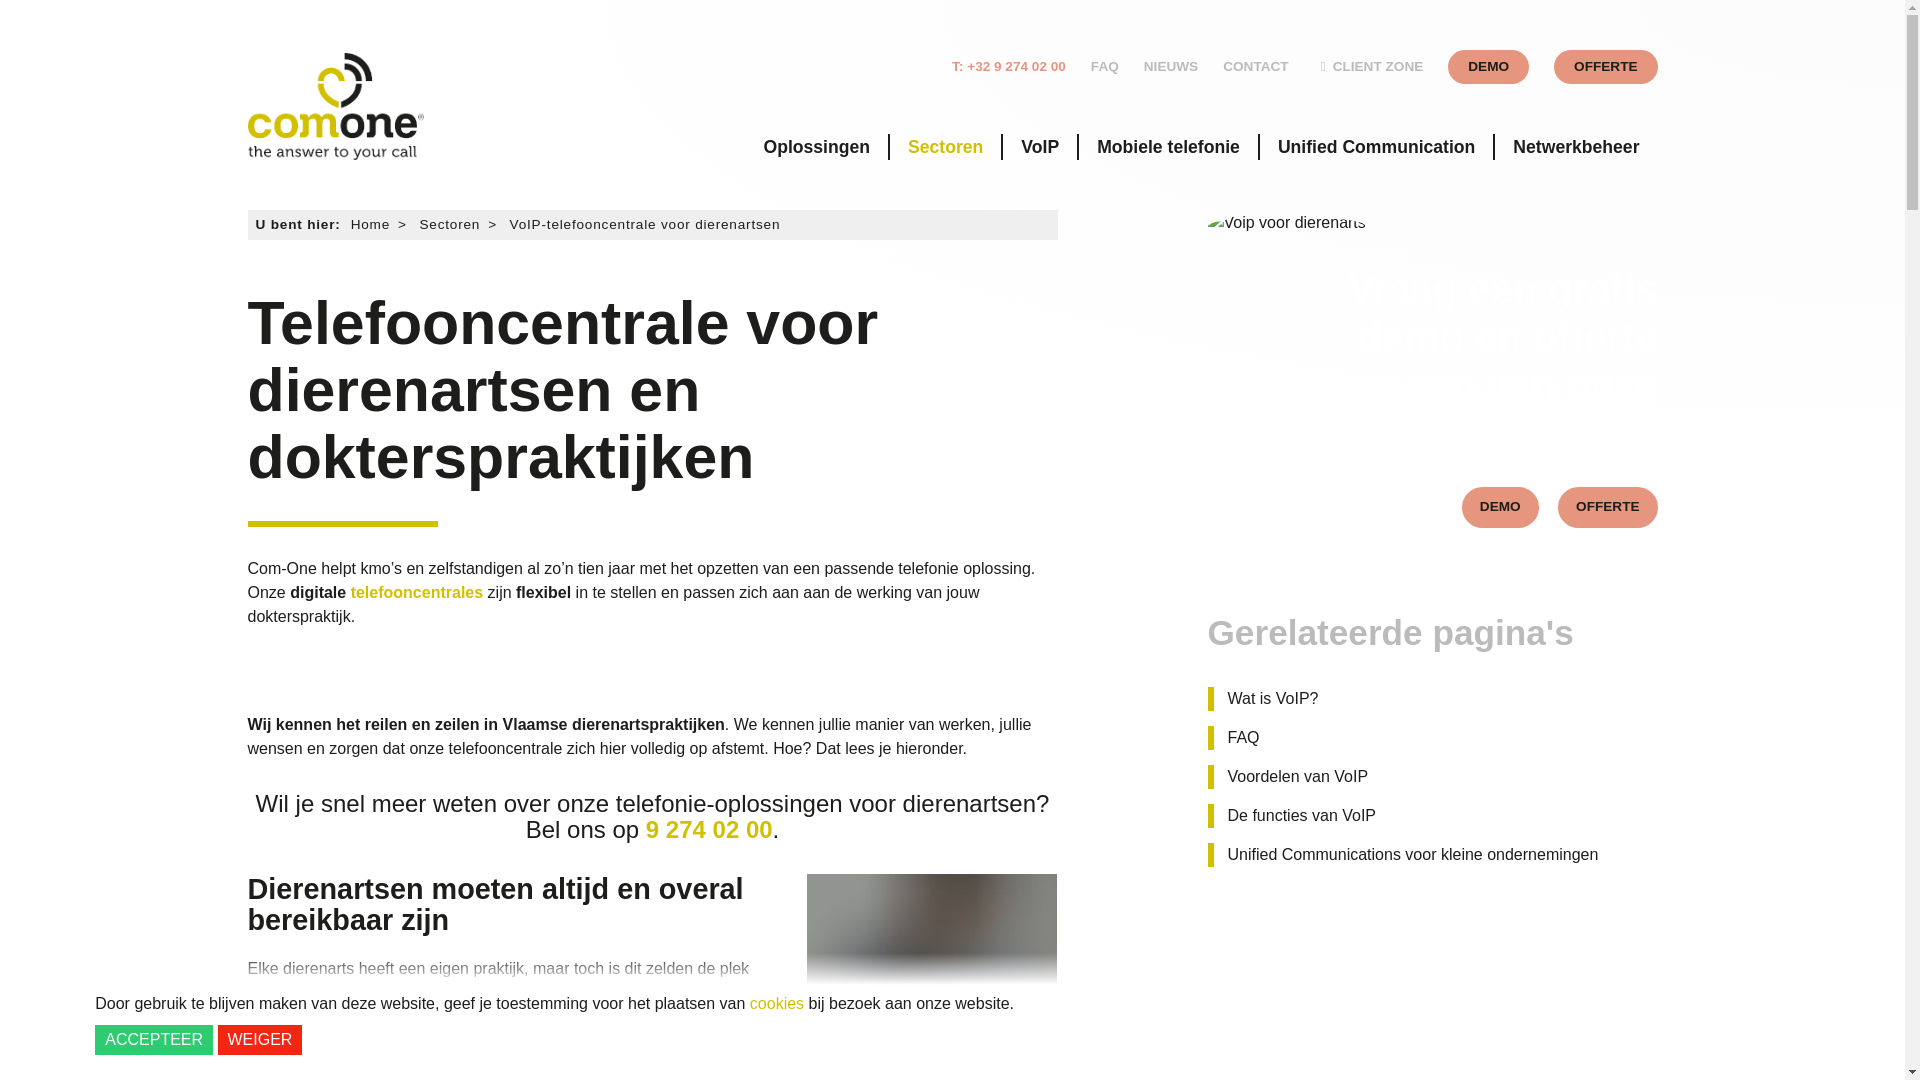 This screenshot has width=1920, height=1080. I want to click on 'NIEUWS', so click(1171, 65).